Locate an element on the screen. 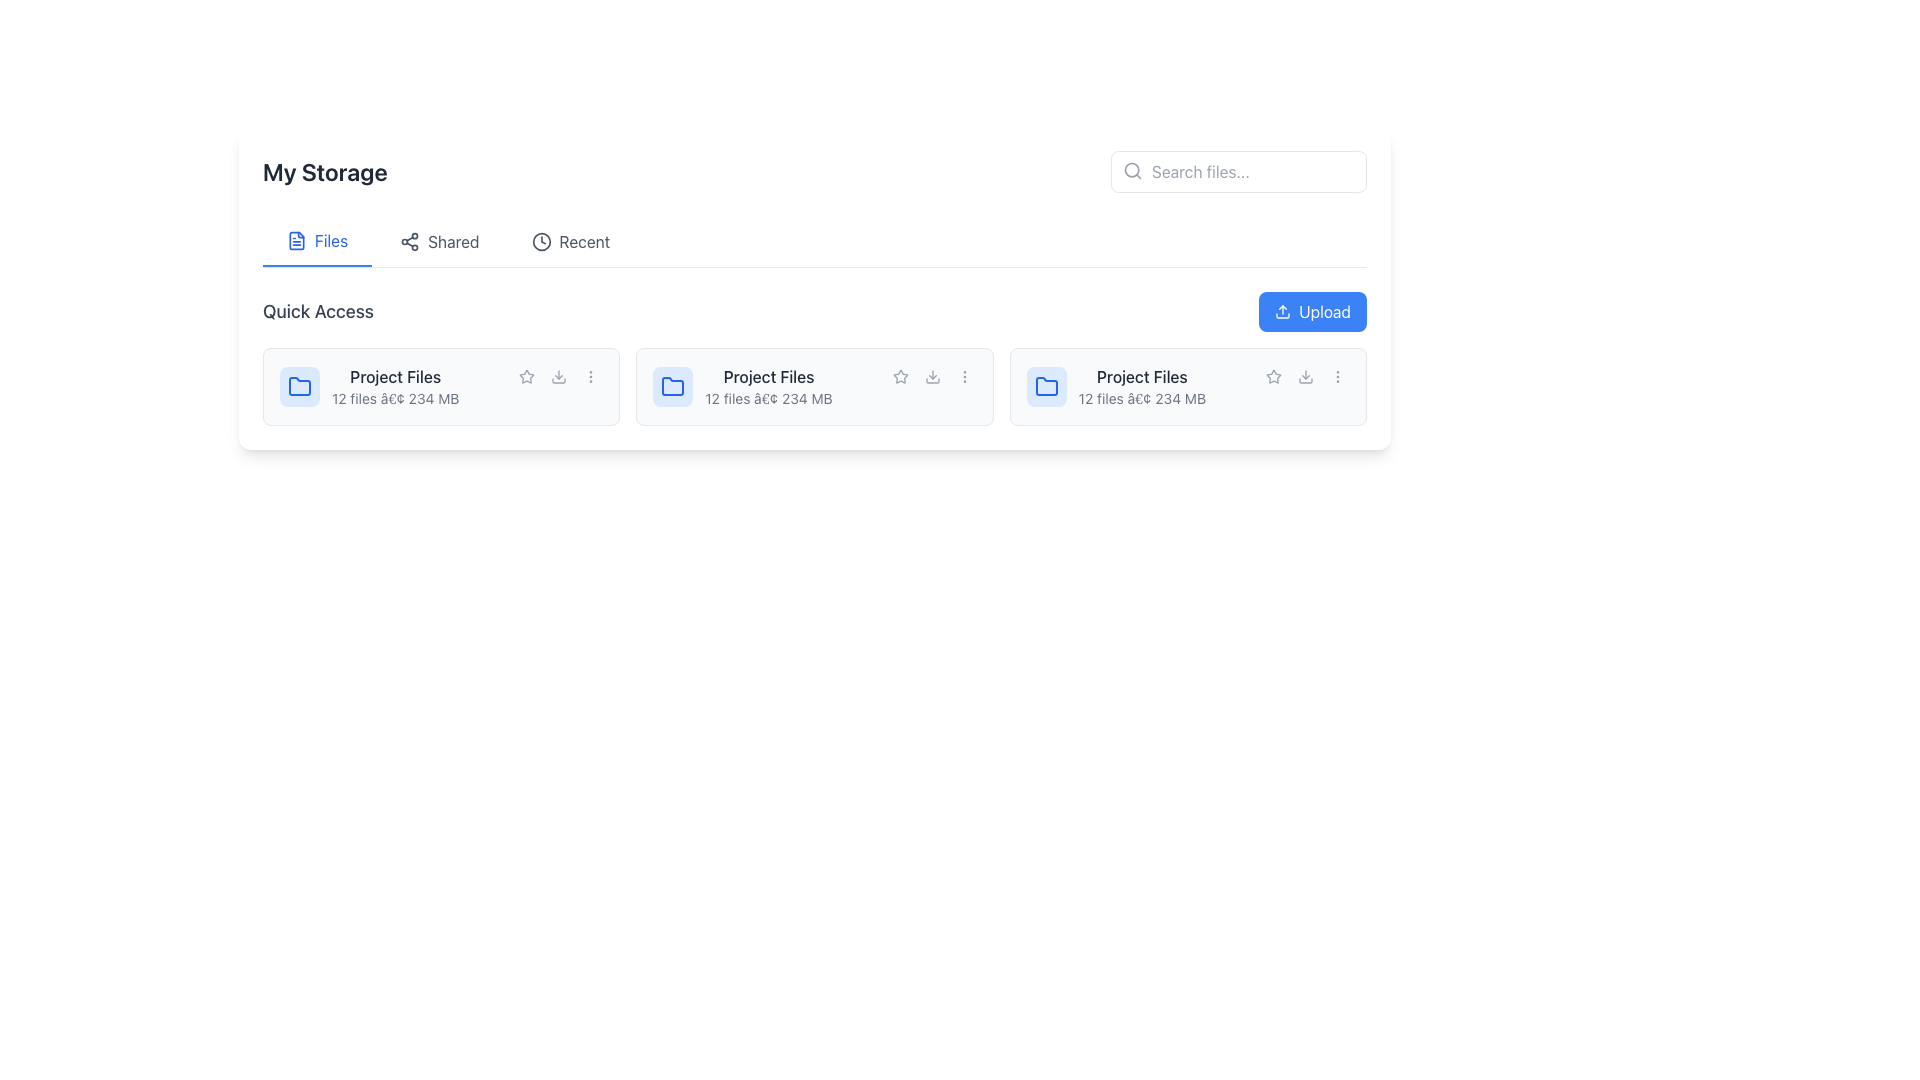  the star icon in the Quick Access section to mark or unmark an item as a favorite is located at coordinates (527, 377).